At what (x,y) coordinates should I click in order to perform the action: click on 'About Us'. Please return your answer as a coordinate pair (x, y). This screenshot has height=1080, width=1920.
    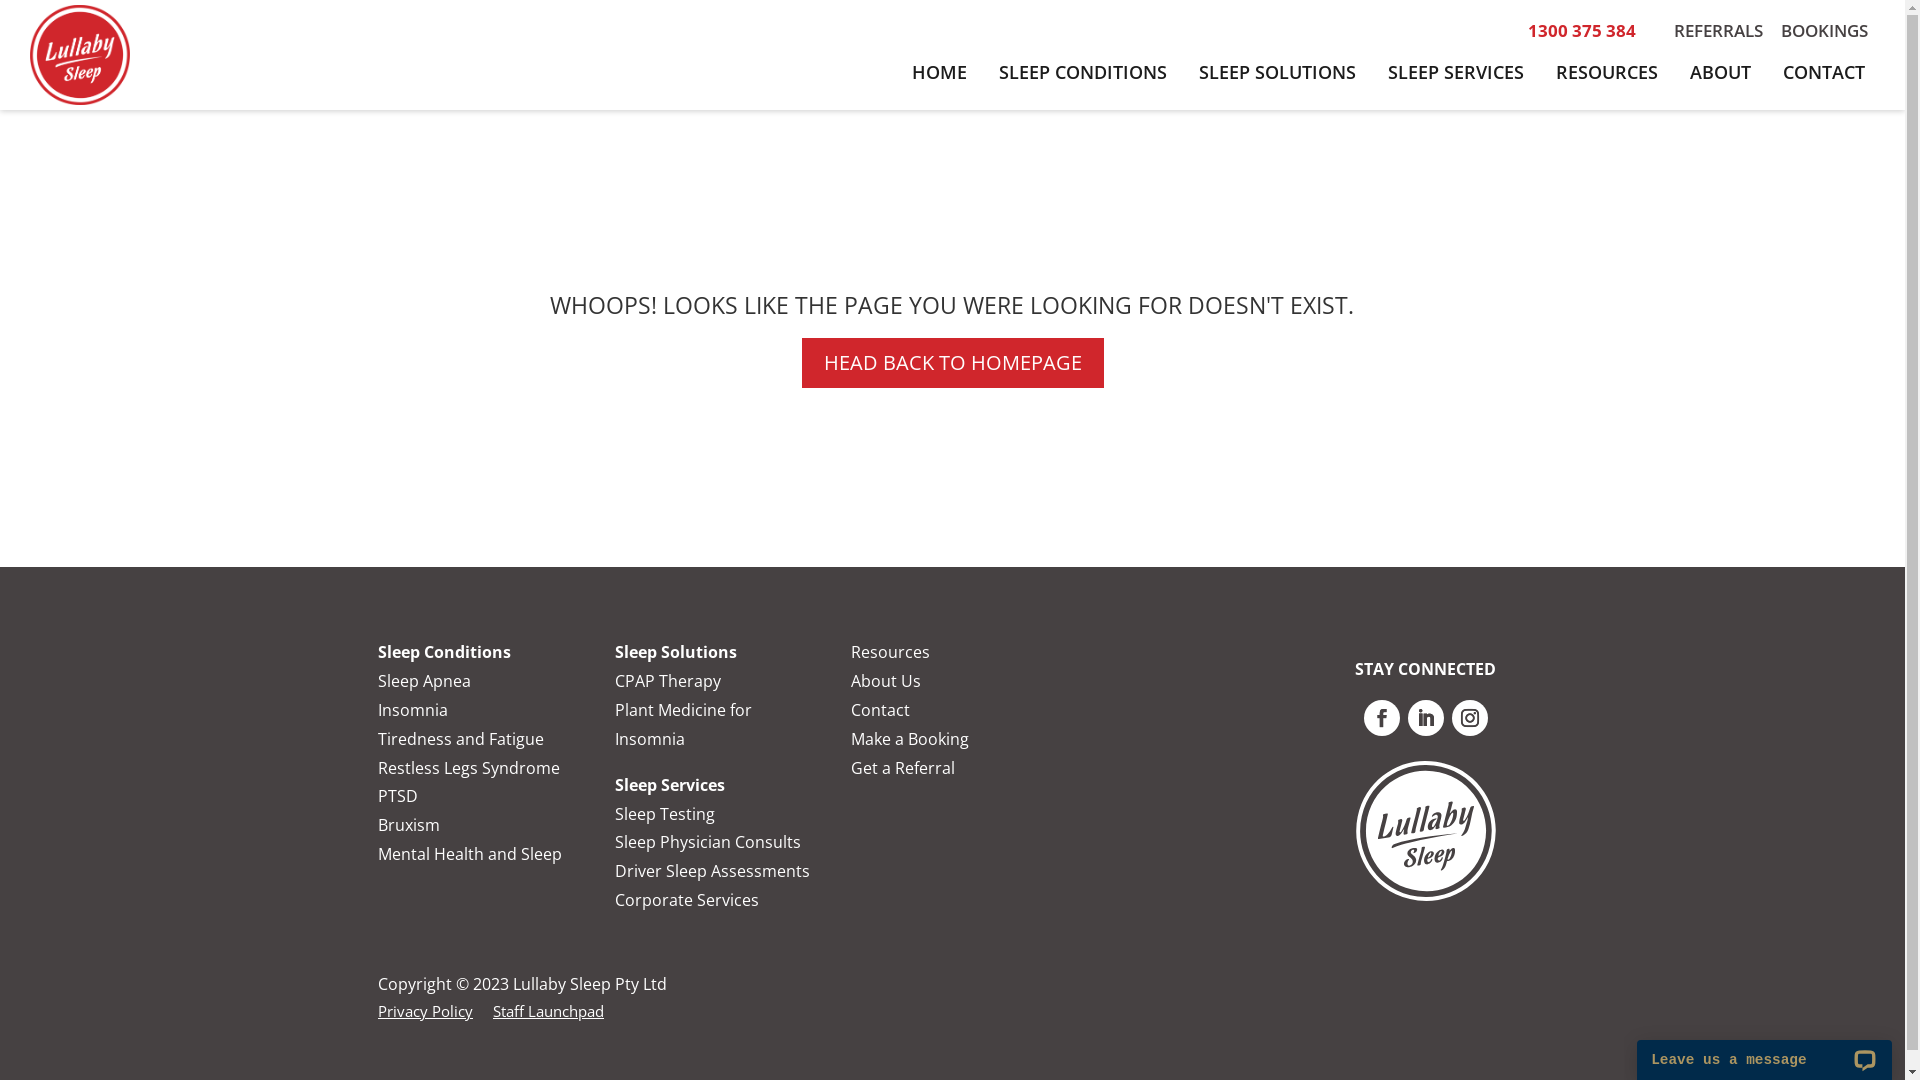
    Looking at the image, I should click on (885, 680).